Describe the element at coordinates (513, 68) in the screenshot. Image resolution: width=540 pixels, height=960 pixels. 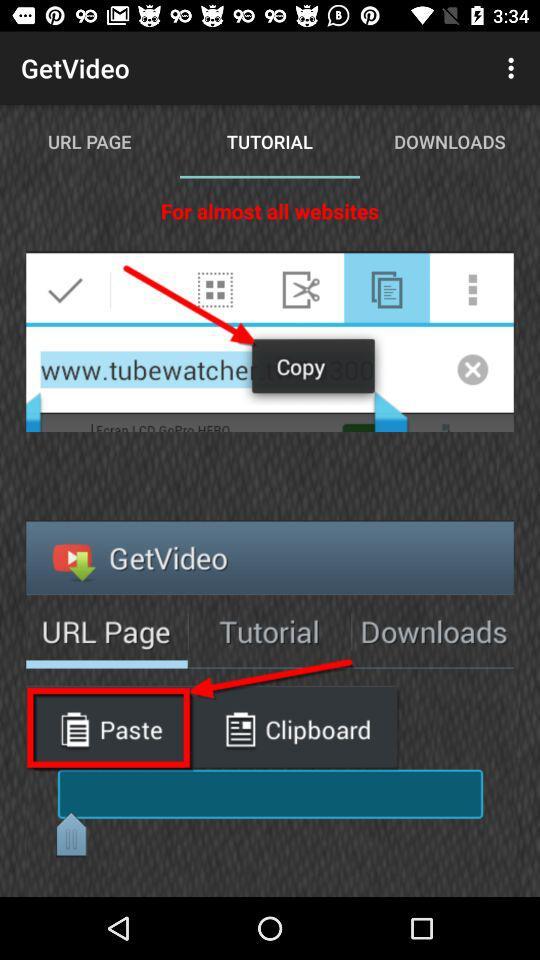
I see `icon above downloads app` at that location.